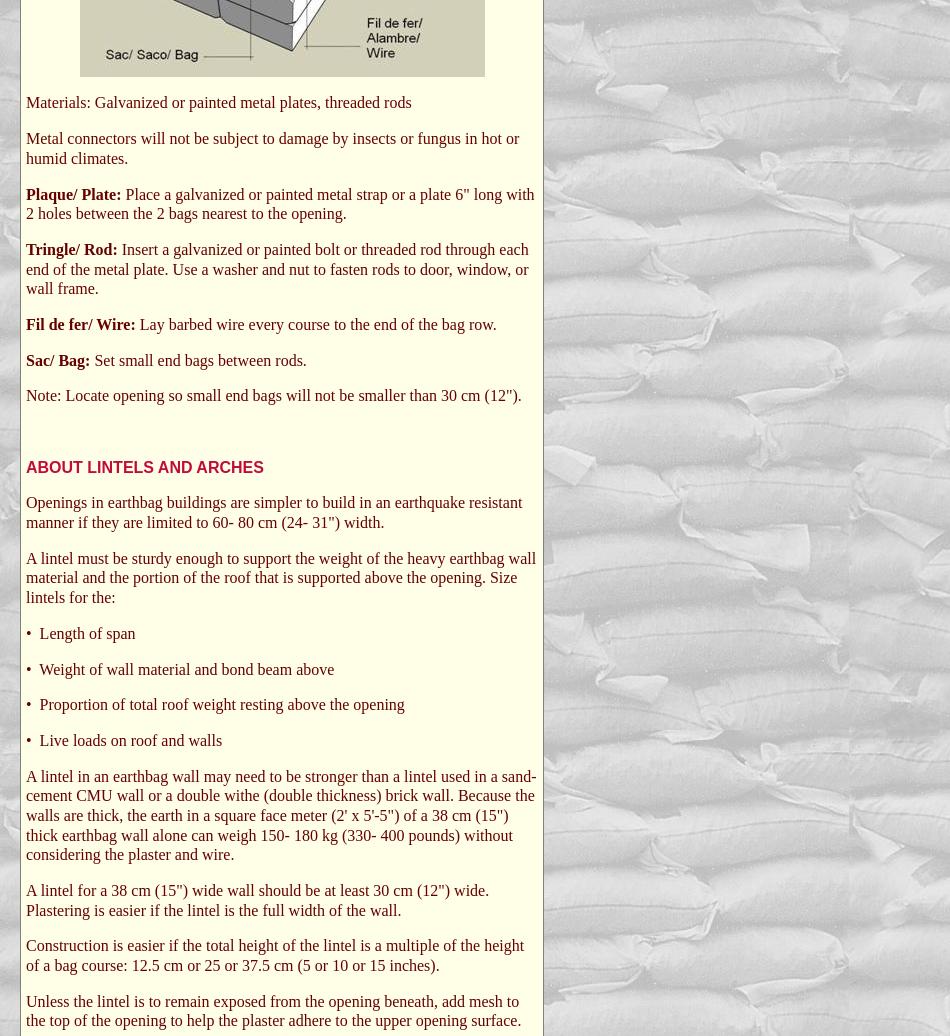  I want to click on 'Openings in earthbag buildings are simpler to build in an earthquake resistant manner if they are limited to 60- 80 cm (24- 31") width.', so click(272, 512).